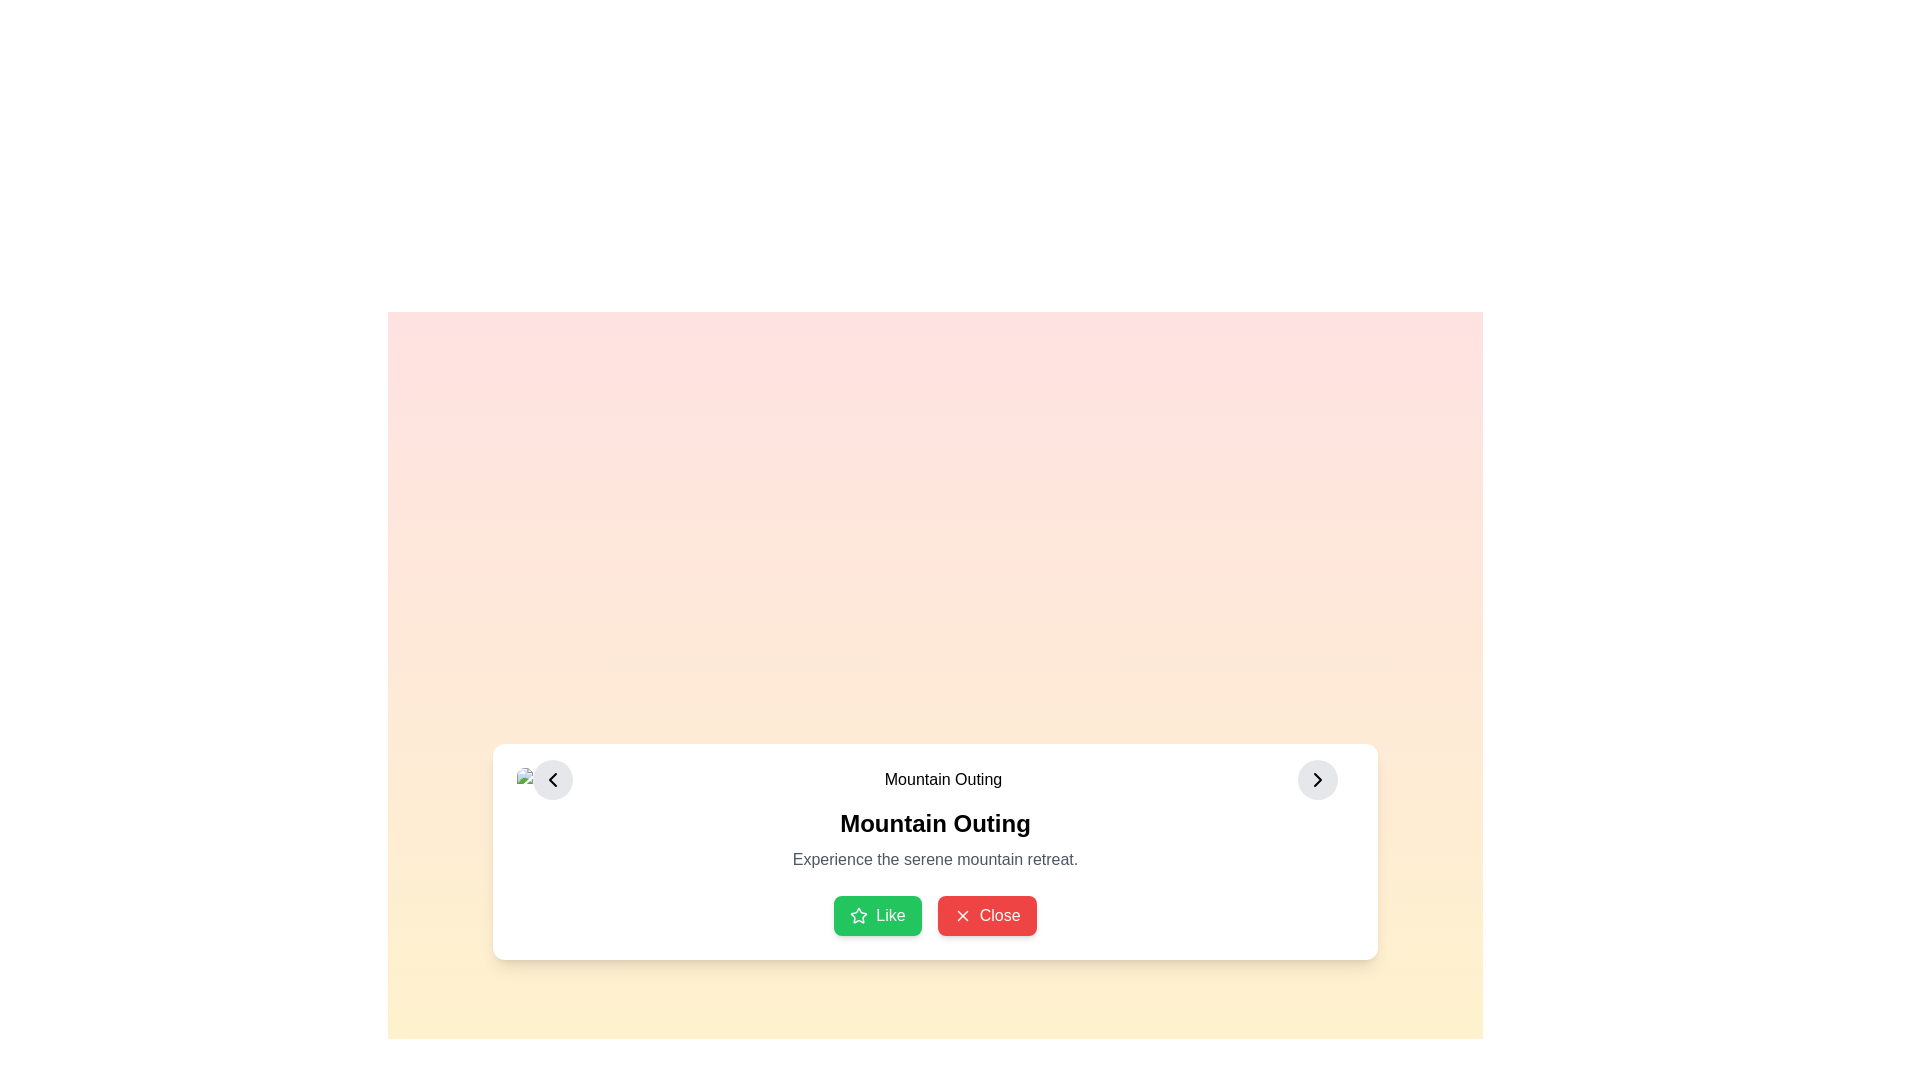 The image size is (1920, 1080). I want to click on the like button located in the footer of the modal dialog, so click(878, 915).